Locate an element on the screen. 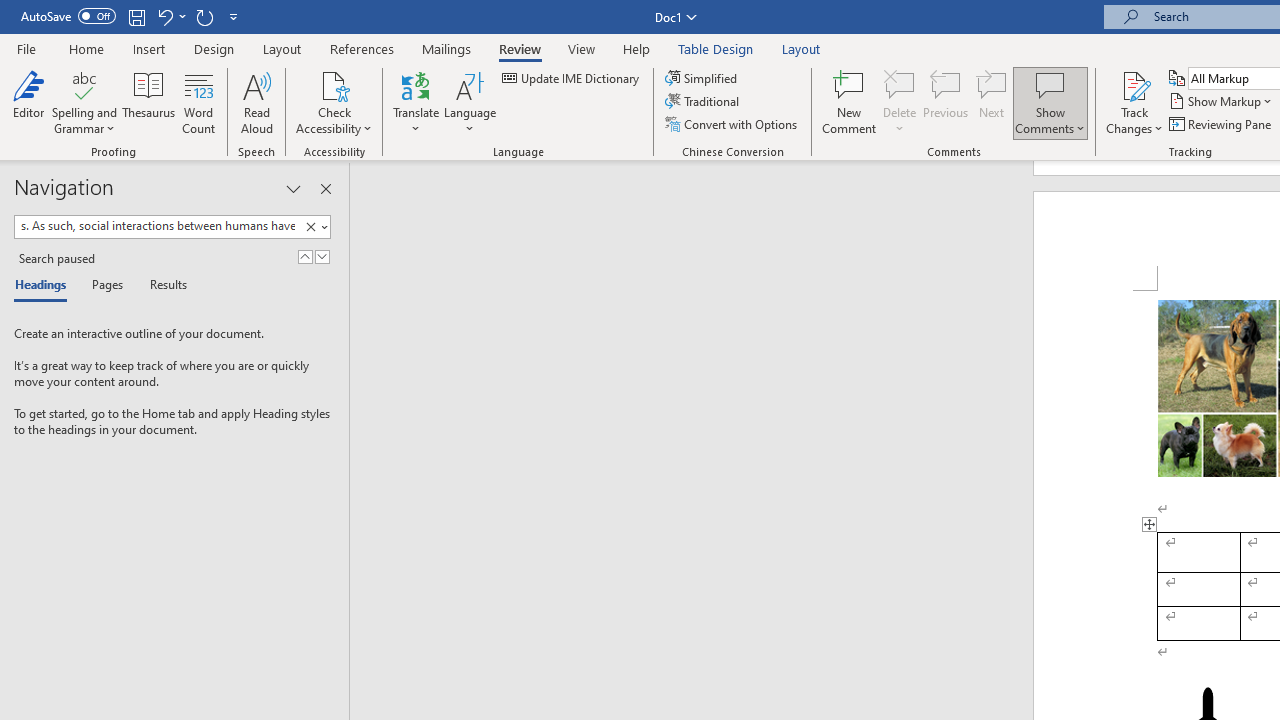 This screenshot has height=720, width=1280. 'Check Accessibility' is located at coordinates (334, 84).